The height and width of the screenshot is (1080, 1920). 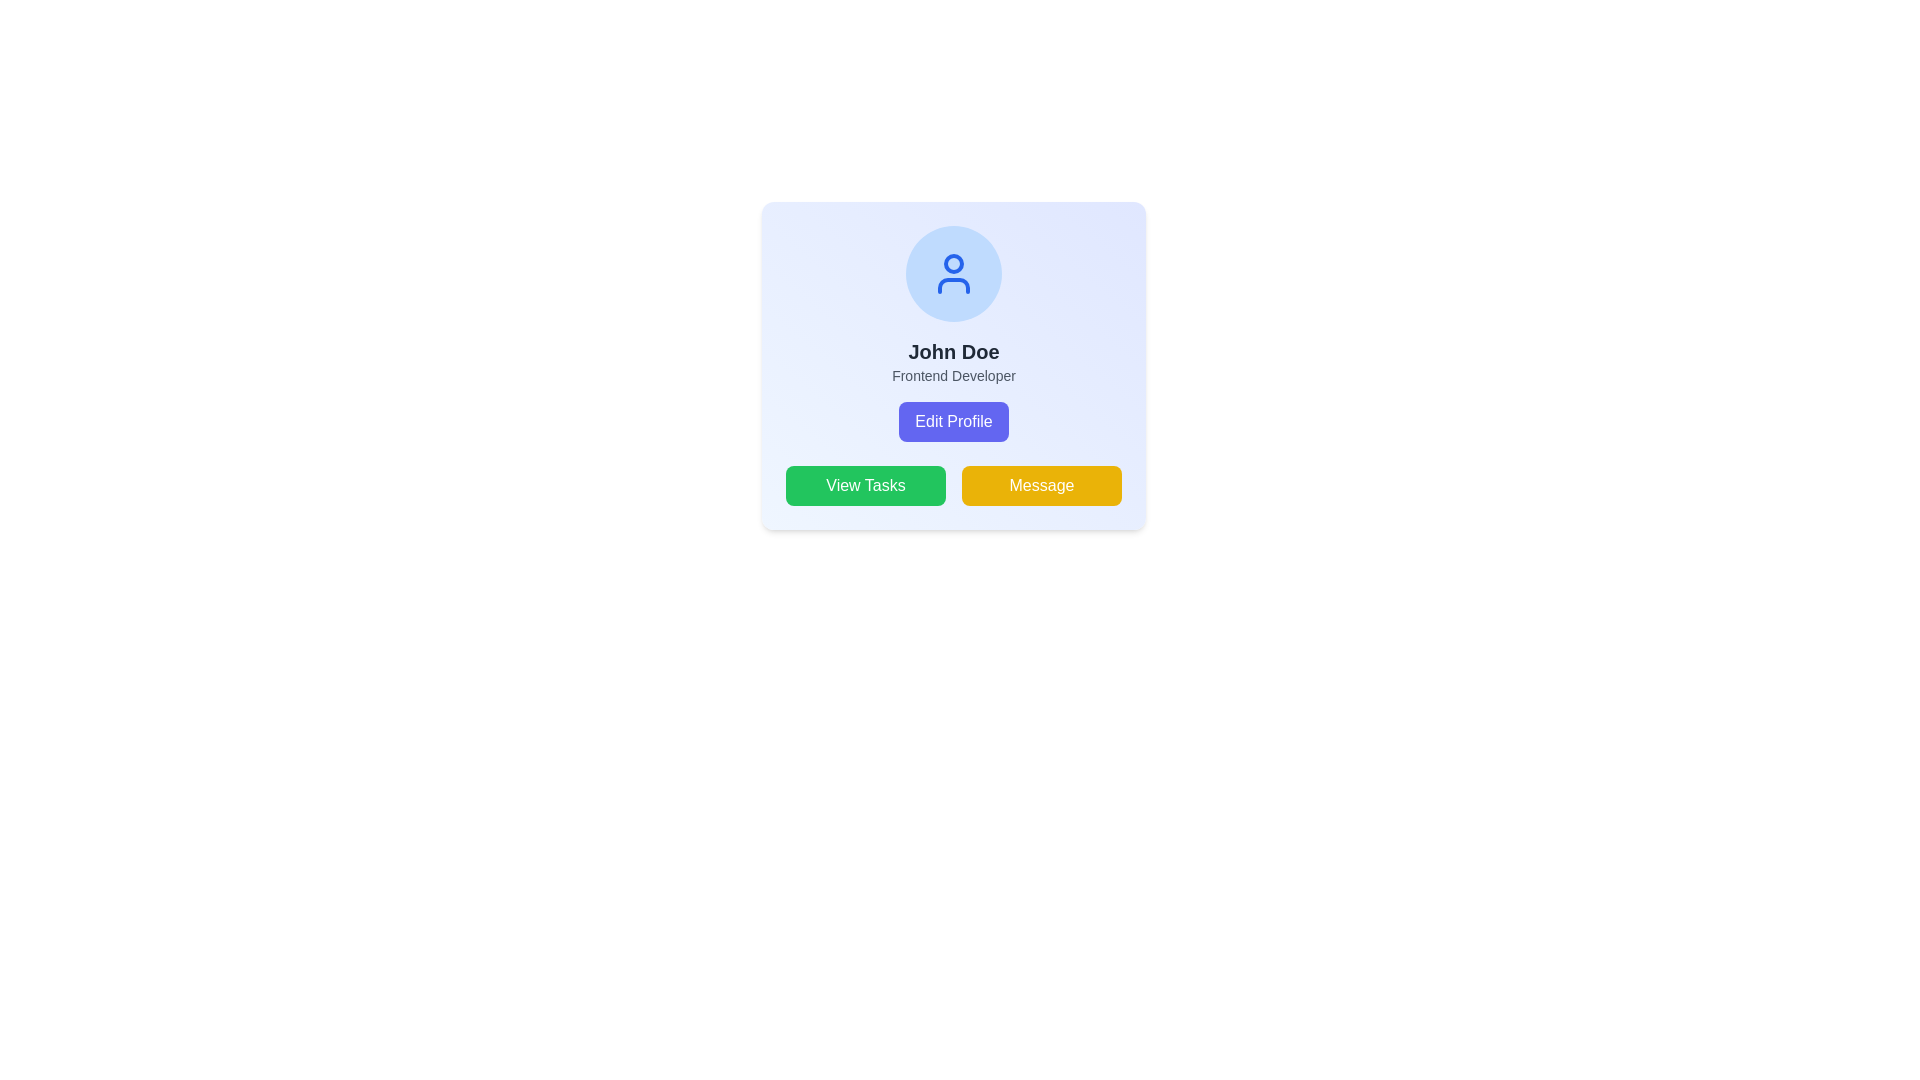 I want to click on the 'Edit Profile' button located at the bottom of the Card Component, which is styled with a blue background and white text, to initiate profile editing, so click(x=953, y=389).